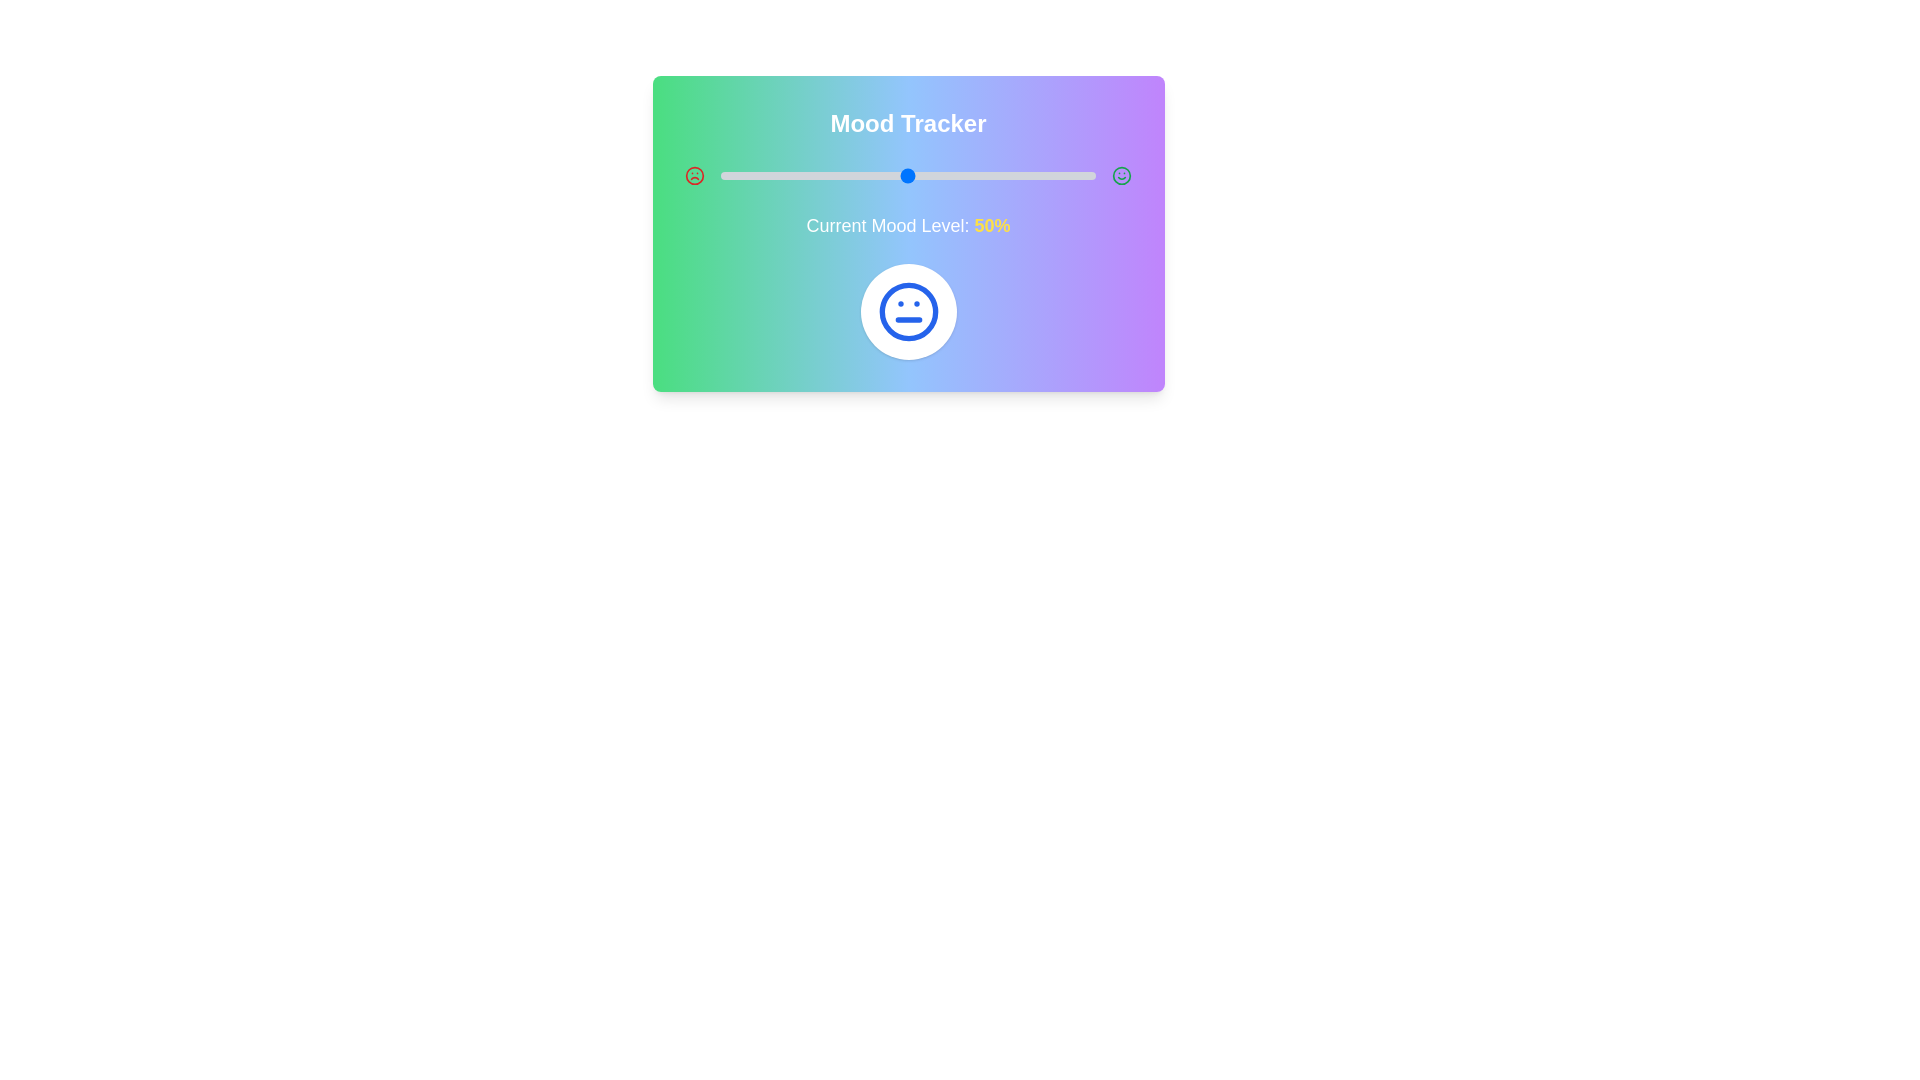 The height and width of the screenshot is (1080, 1920). I want to click on the mood level to 45% by interacting with the slider, so click(888, 175).